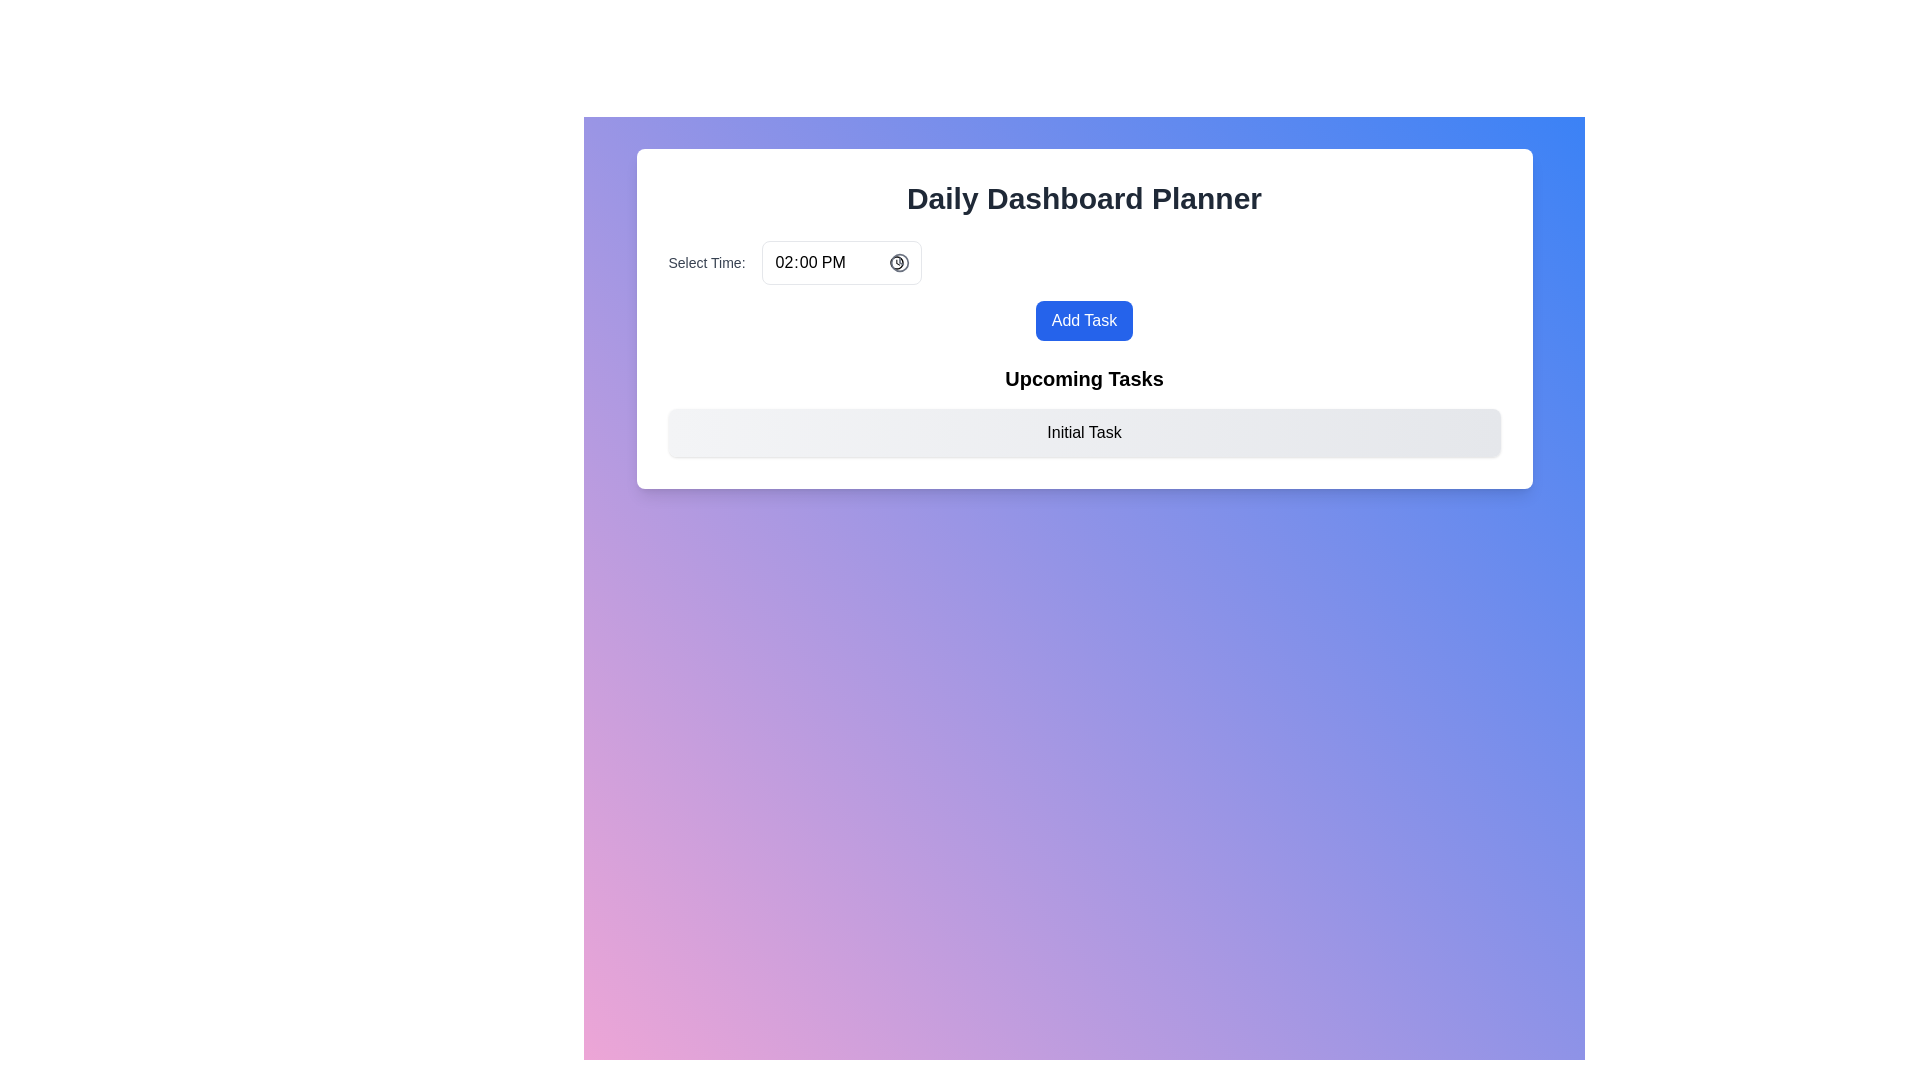  I want to click on the Time input field located to the right of the 'Select Time:' label to focus on it, so click(841, 261).